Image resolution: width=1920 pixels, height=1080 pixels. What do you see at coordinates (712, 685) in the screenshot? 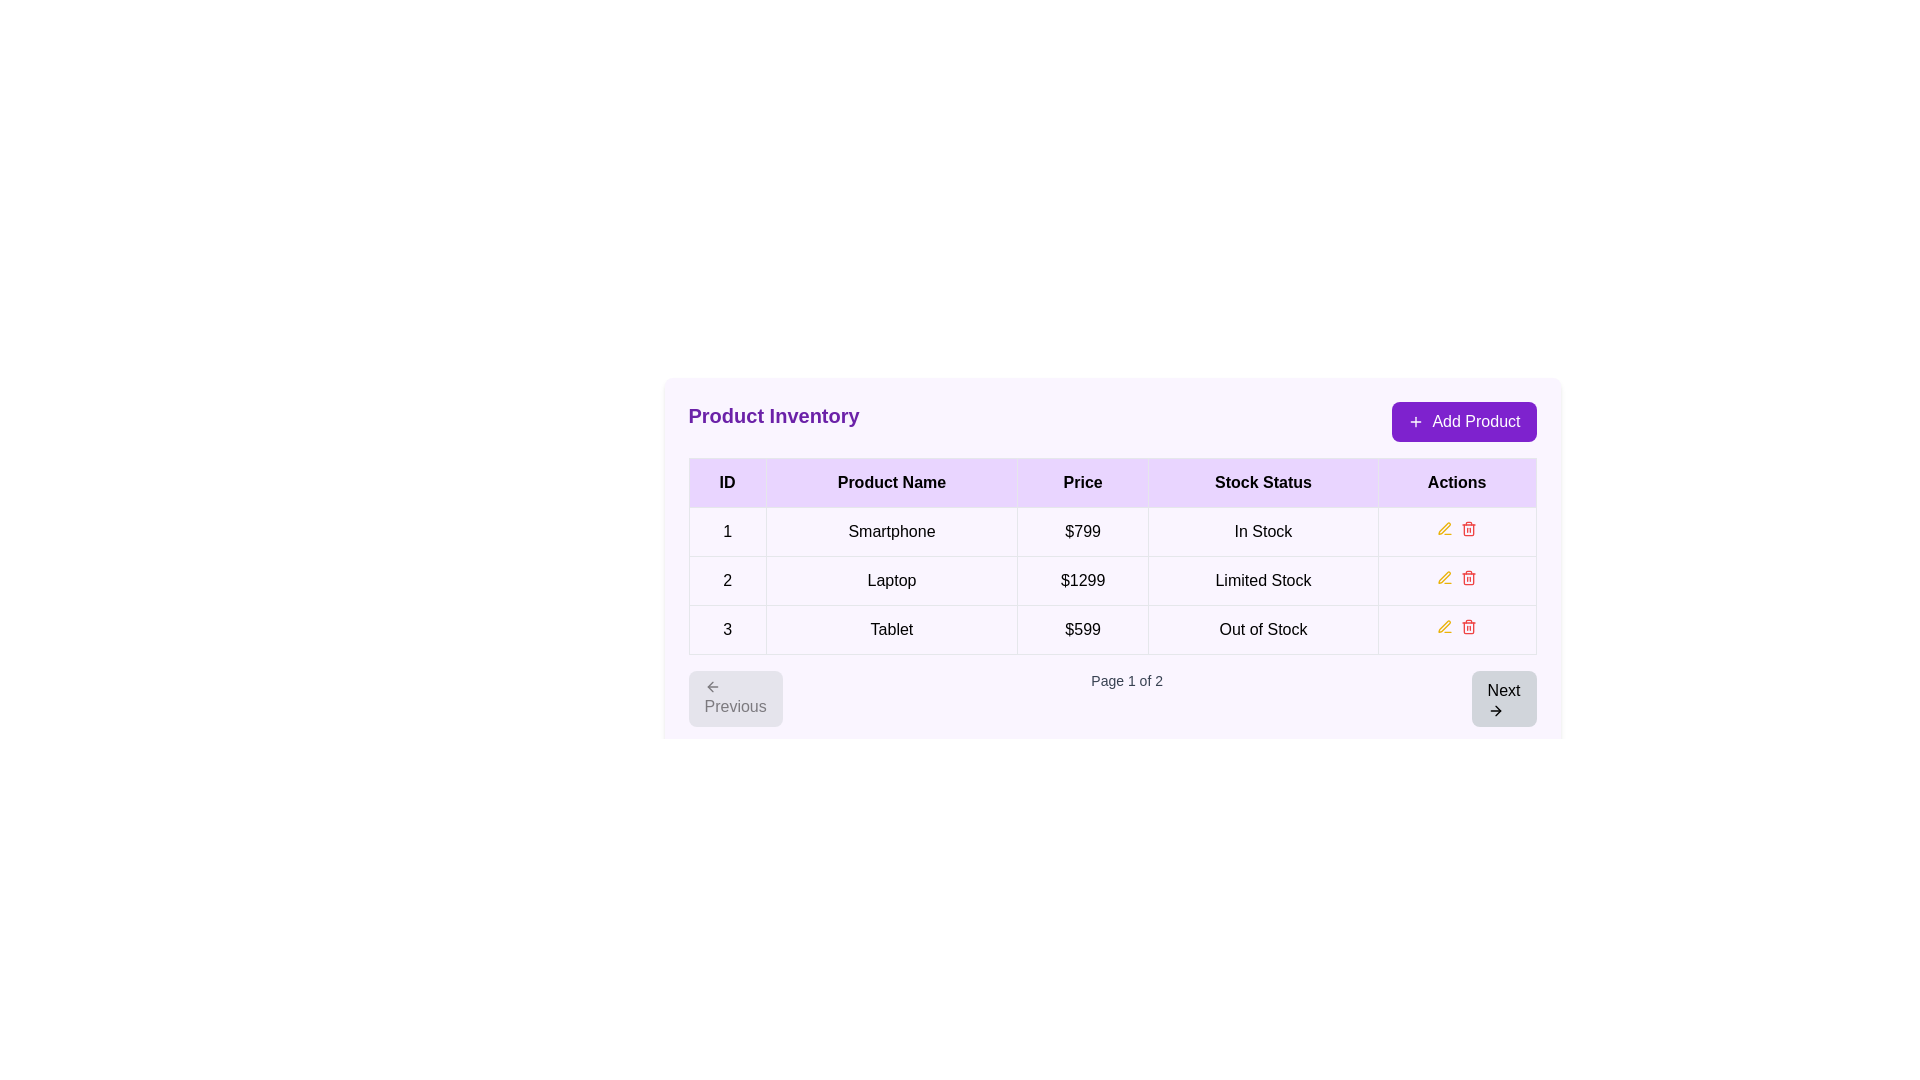
I see `the leftward-pointing arrow icon within the 'Previous' button located in the bottom-left corner of the interface, just below the product inventory table` at bounding box center [712, 685].